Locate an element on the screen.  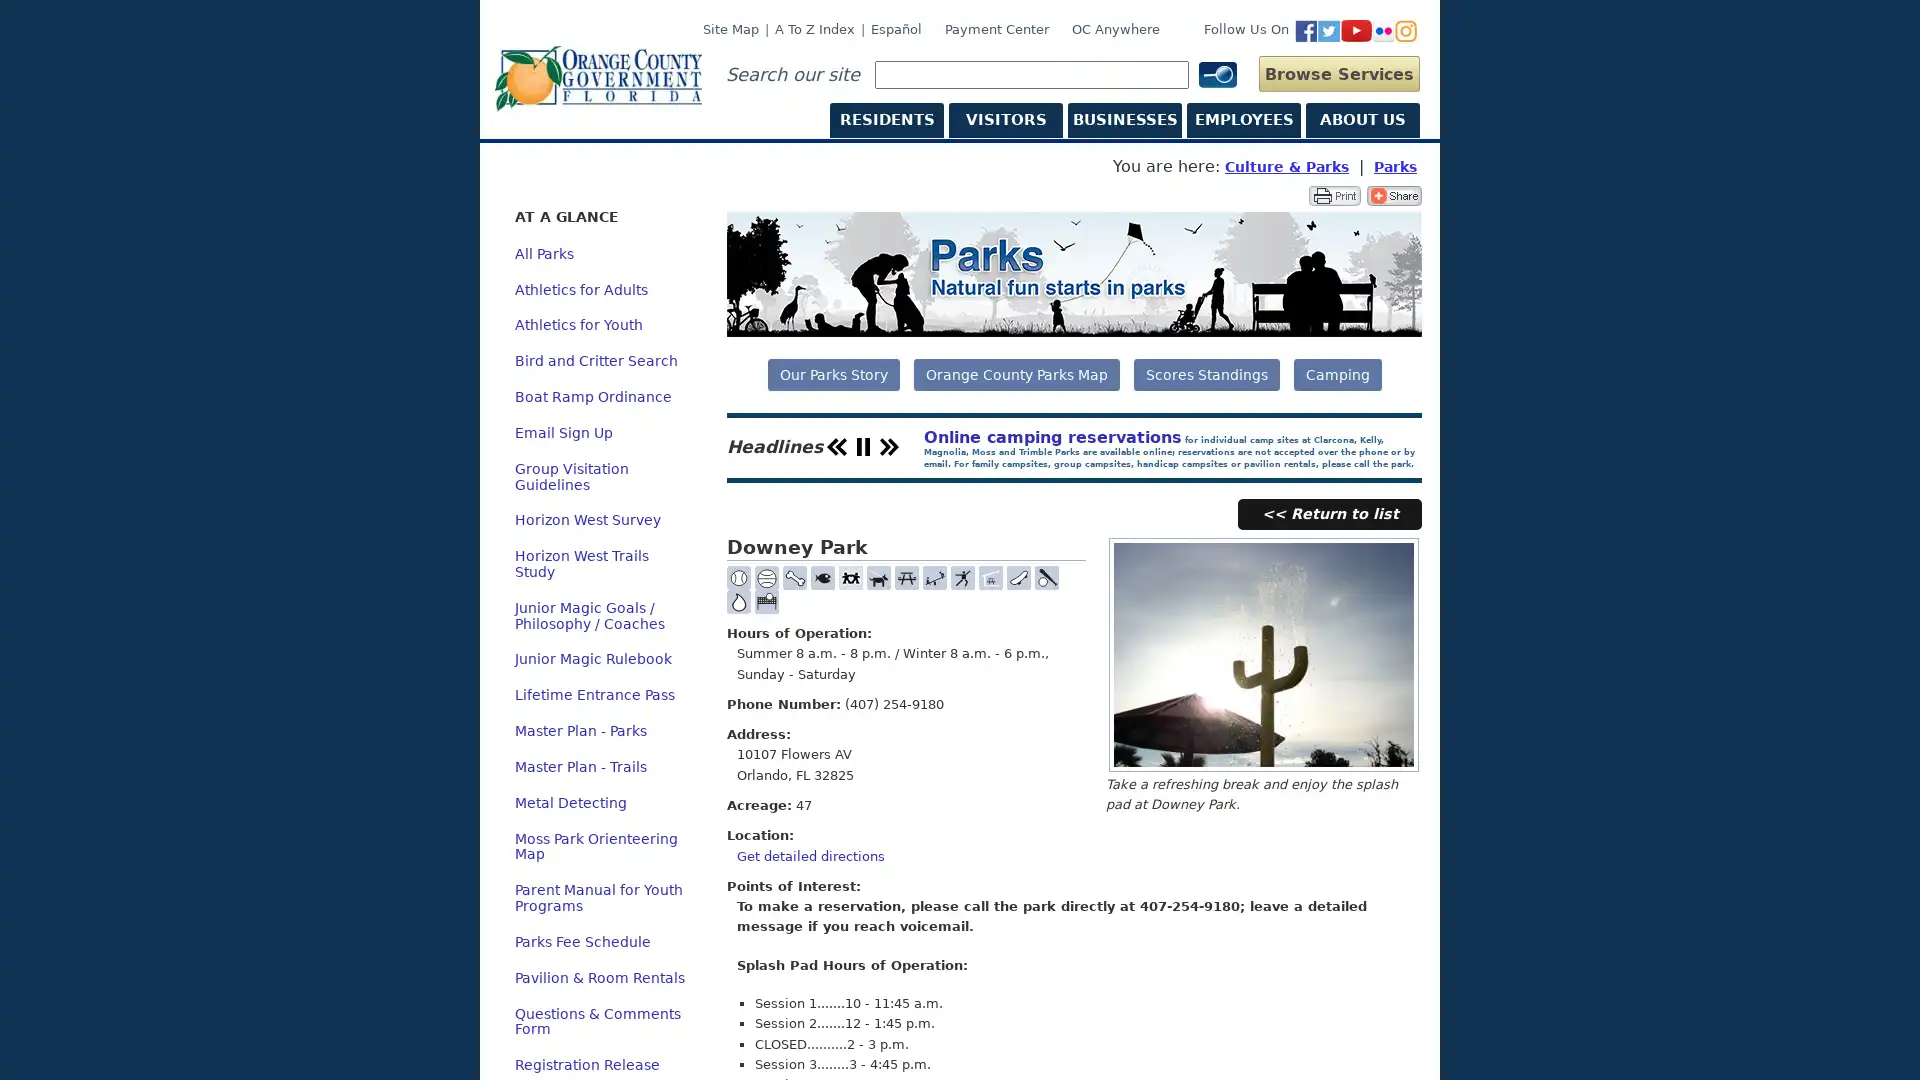
Browse Services is located at coordinates (1339, 72).